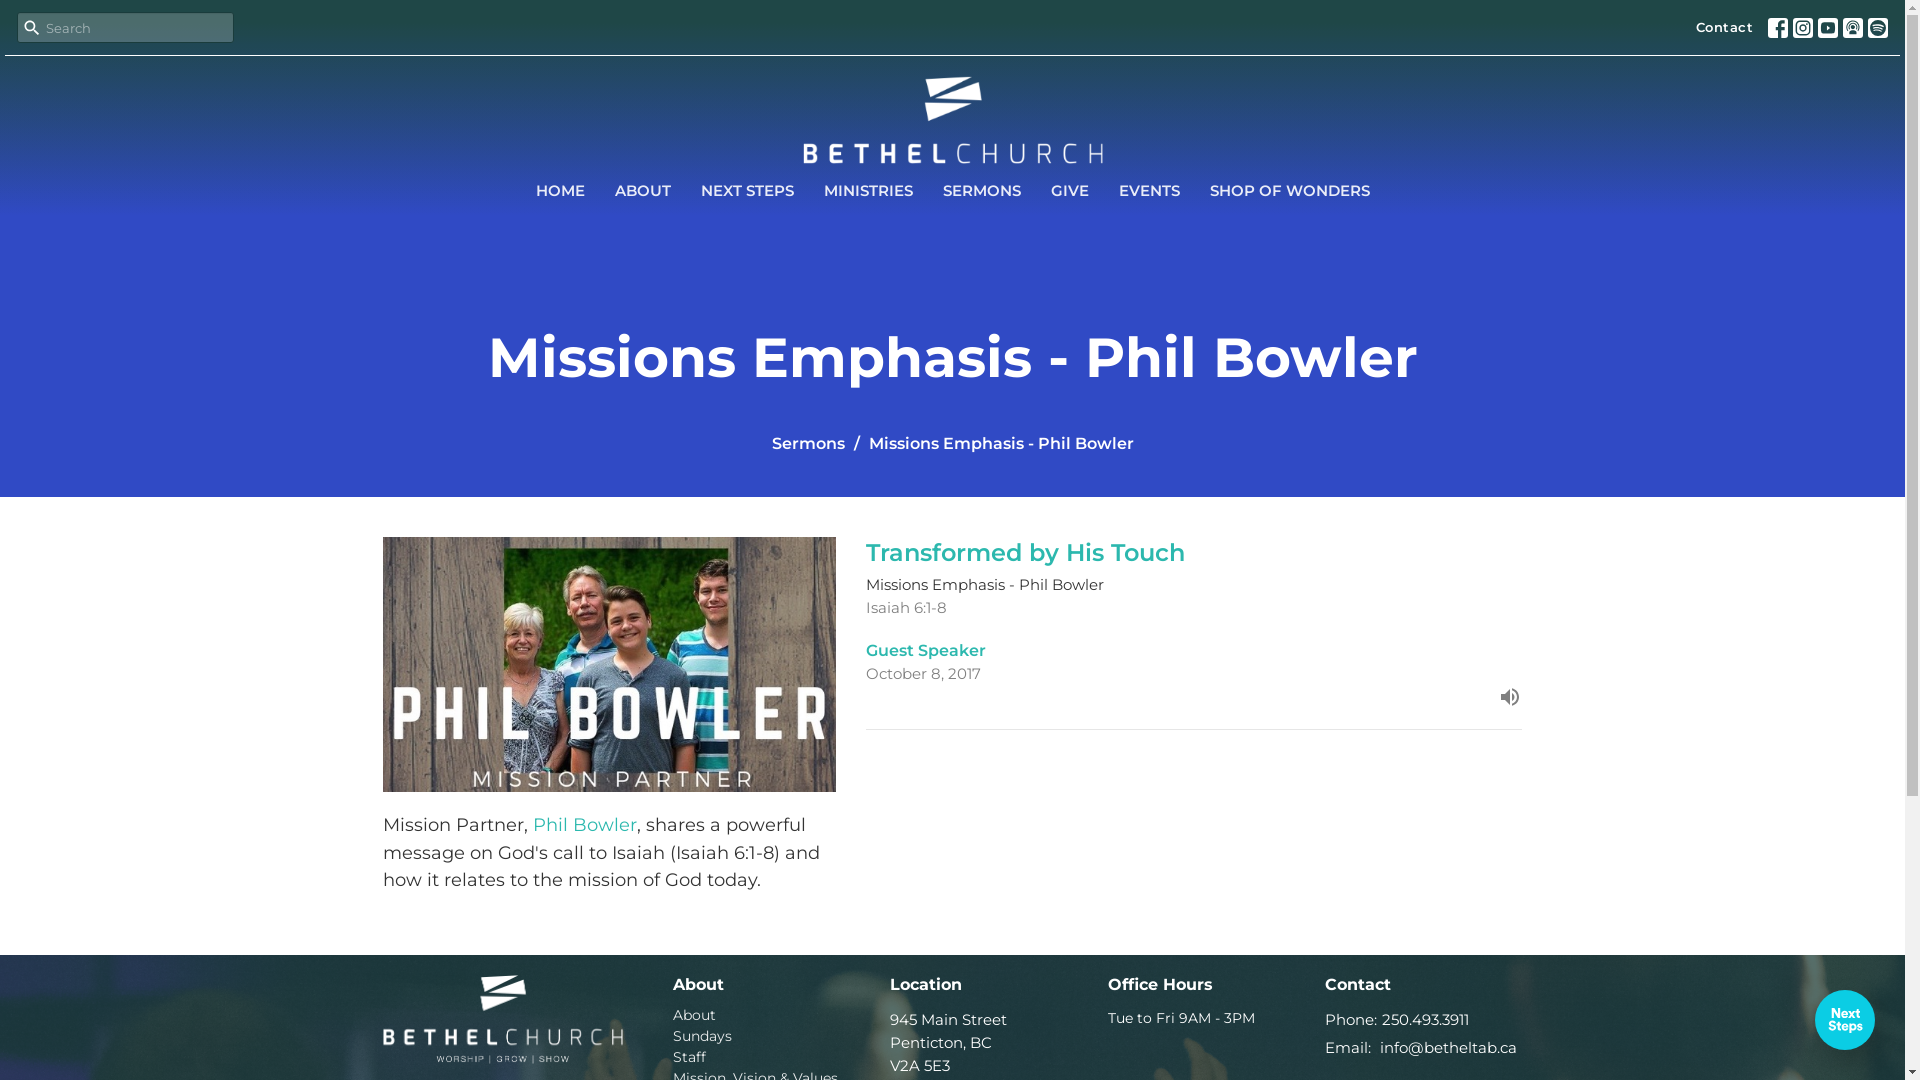 The width and height of the screenshot is (1920, 1080). What do you see at coordinates (642, 190) in the screenshot?
I see `'ABOUT'` at bounding box center [642, 190].